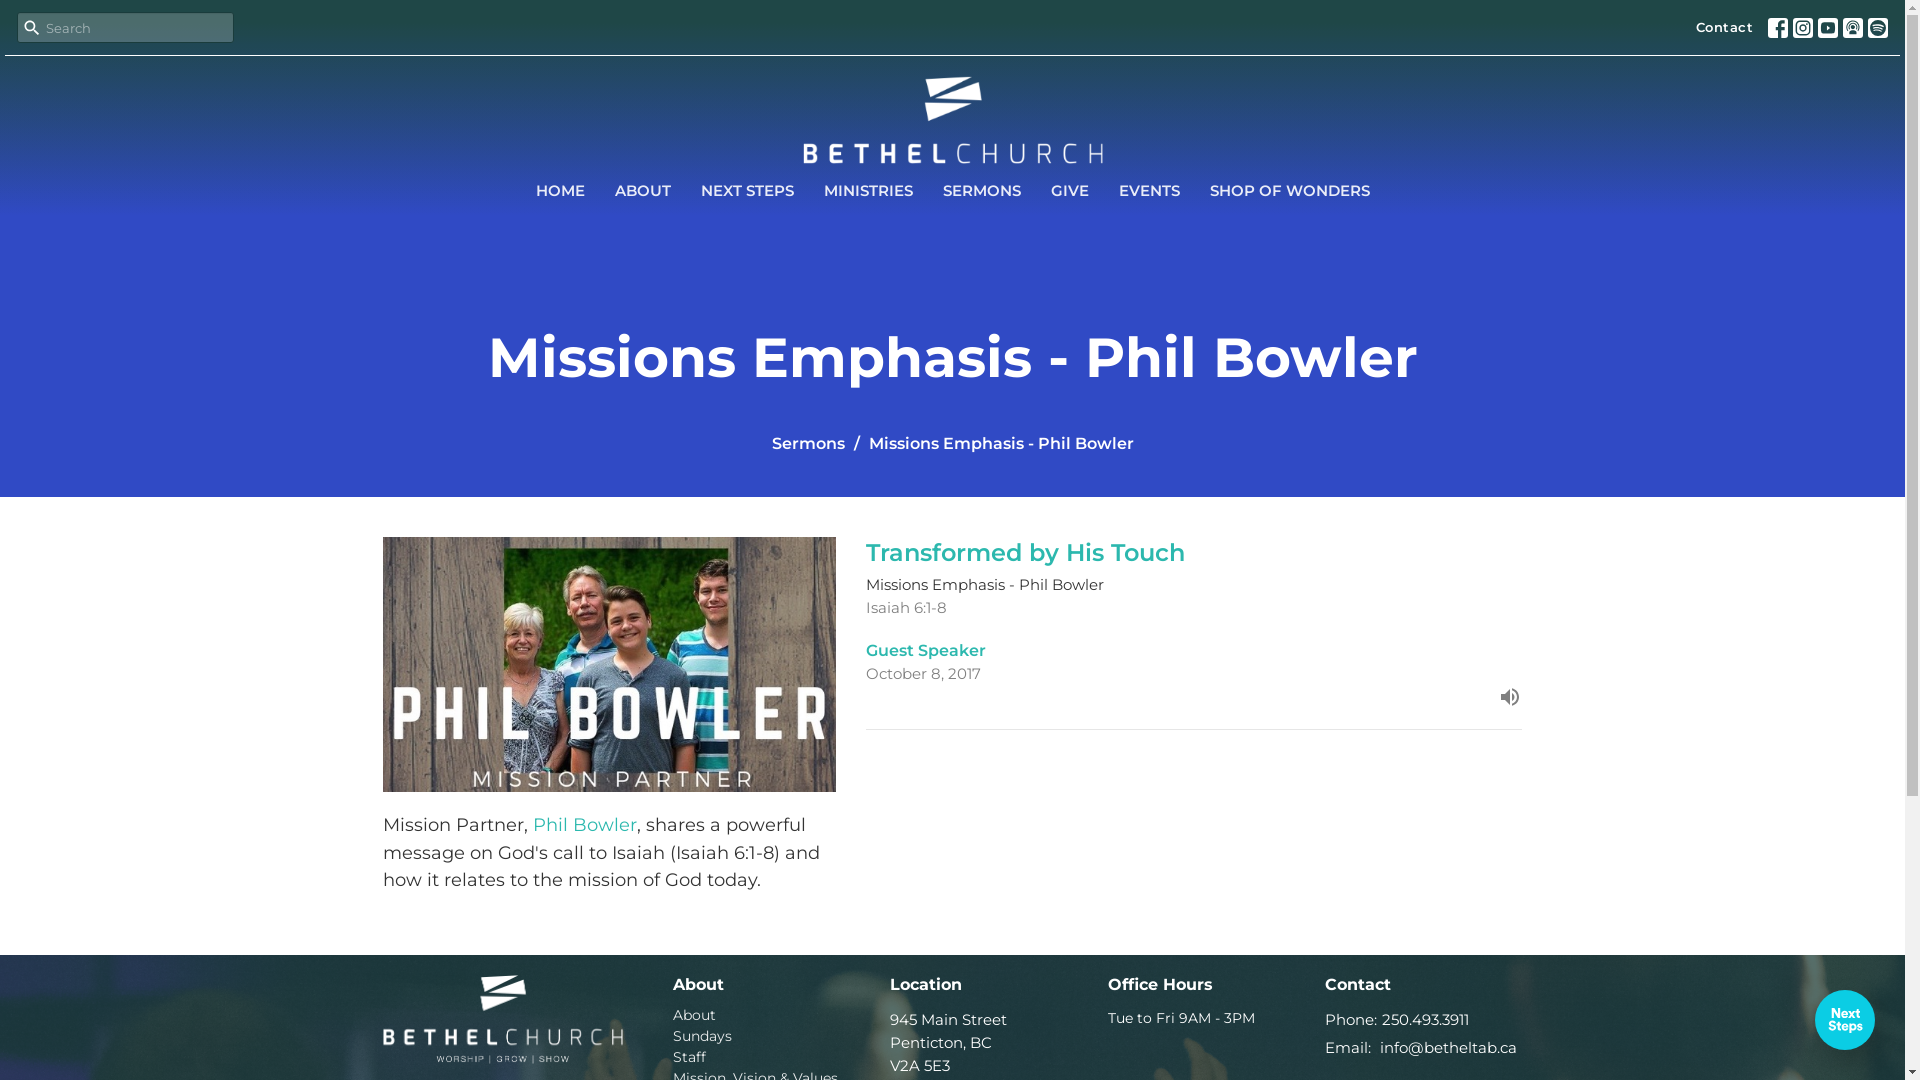 The width and height of the screenshot is (1920, 1080). What do you see at coordinates (642, 190) in the screenshot?
I see `'ABOUT'` at bounding box center [642, 190].